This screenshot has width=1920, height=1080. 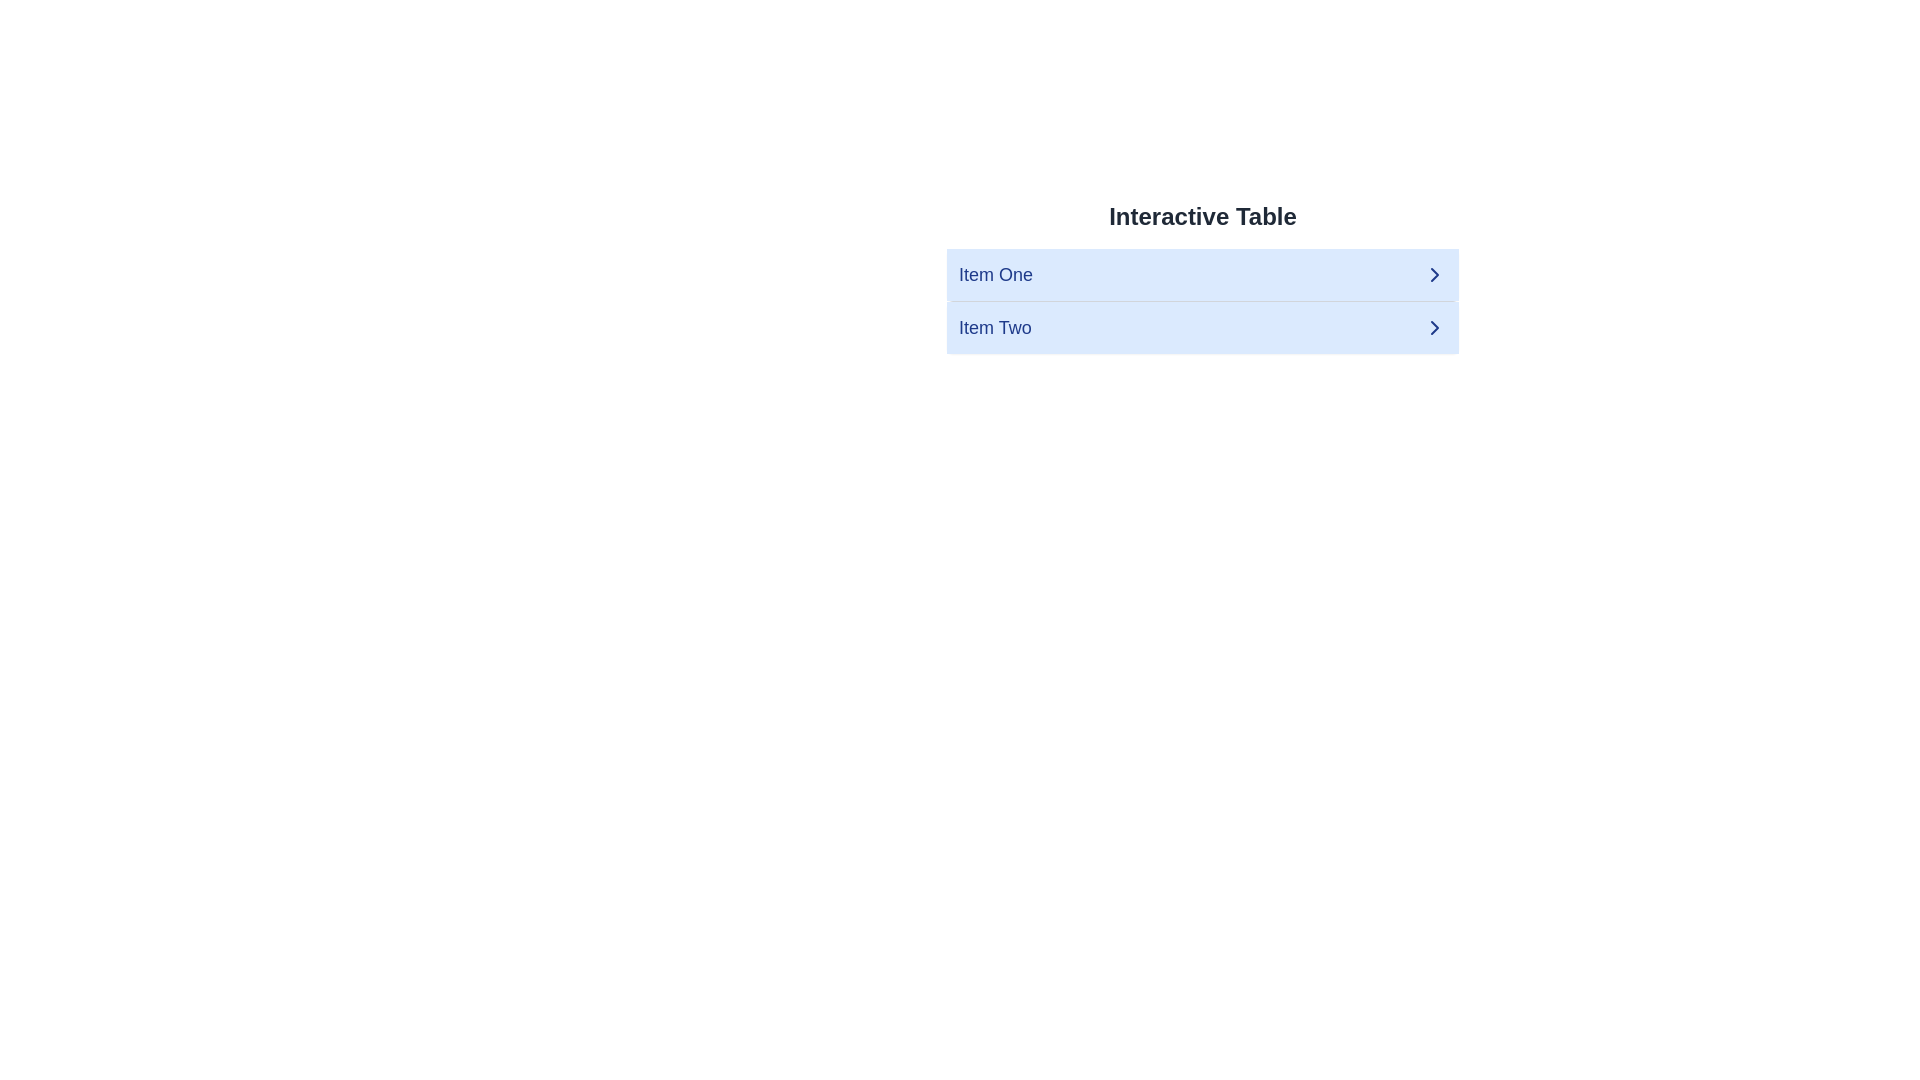 What do you see at coordinates (1434, 326) in the screenshot?
I see `the right-pointing chevron icon with a thin stroke on a blue background, located in the 'Item Two' row of the interactive table` at bounding box center [1434, 326].